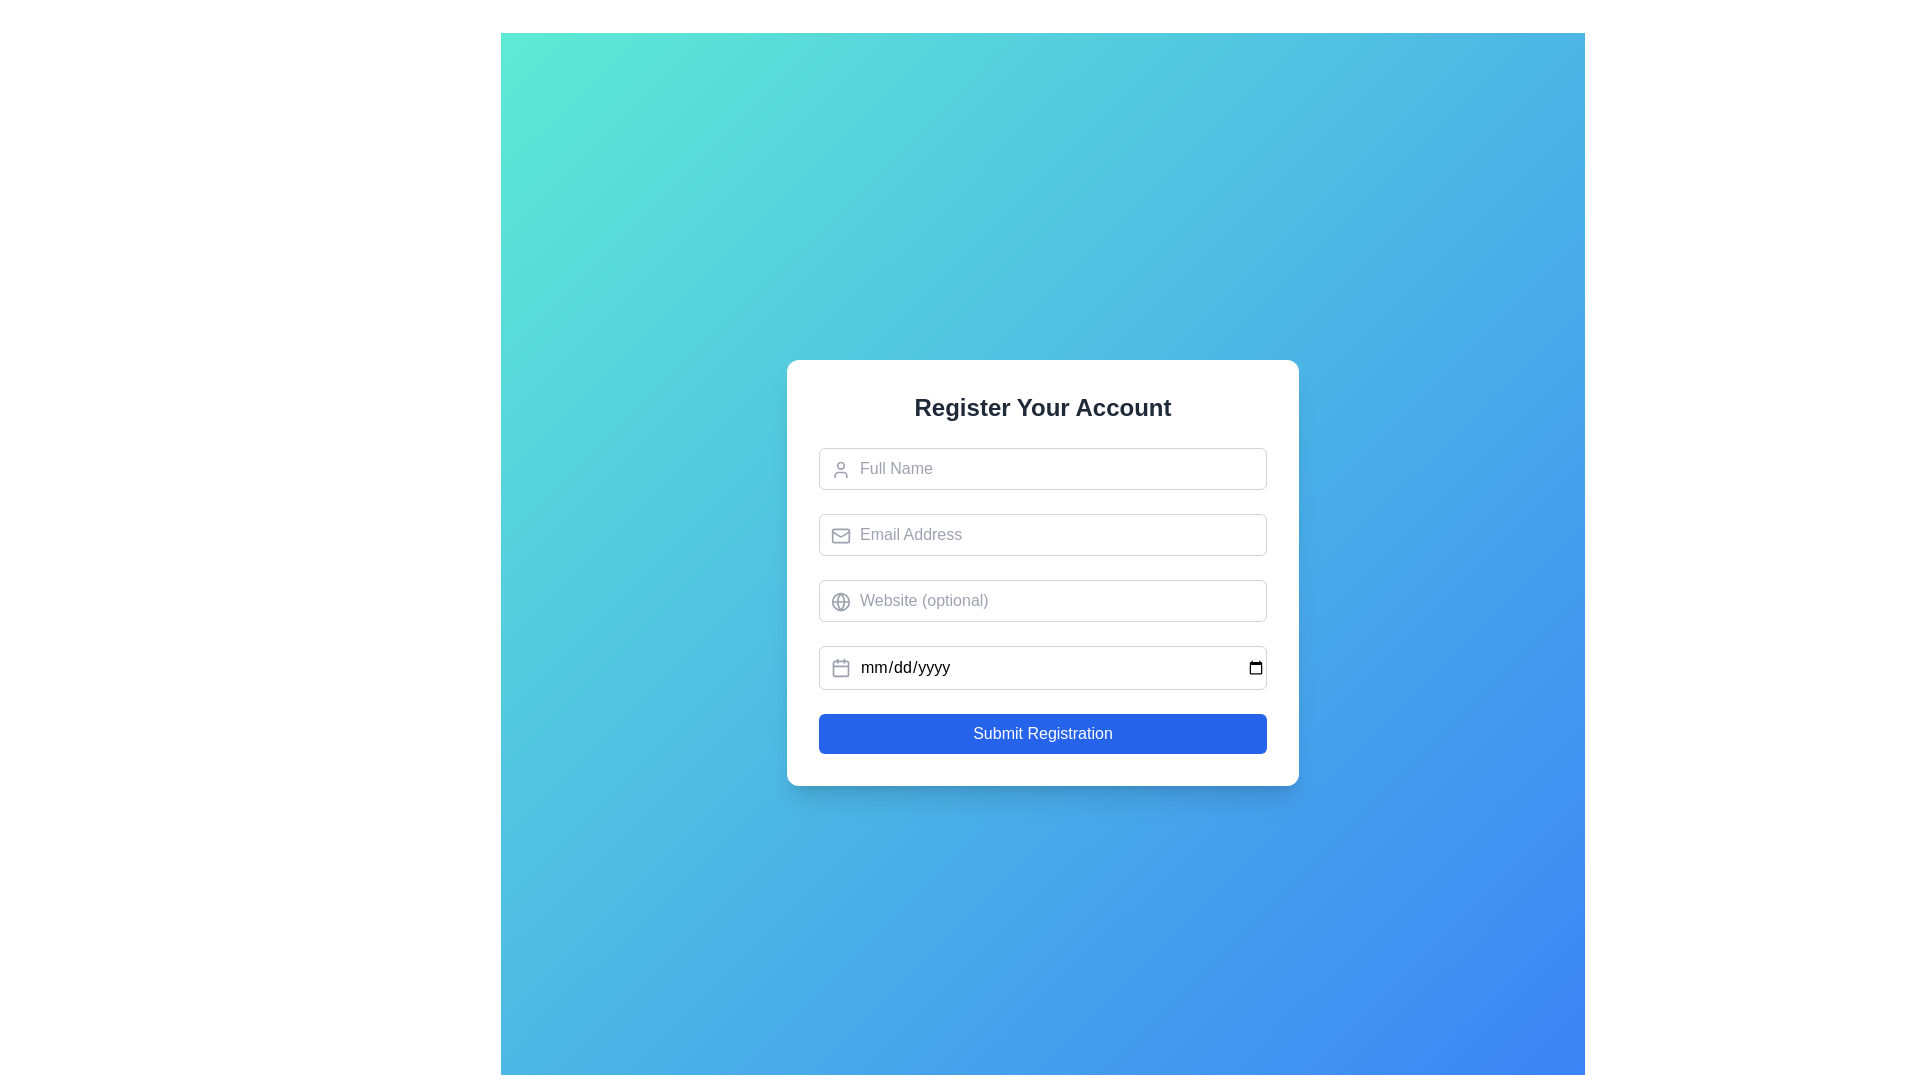 The width and height of the screenshot is (1920, 1080). I want to click on the SVG circle component that is part of a globe-themed icon in the top-left corner of the 'Website (optional)' input field, so click(840, 600).